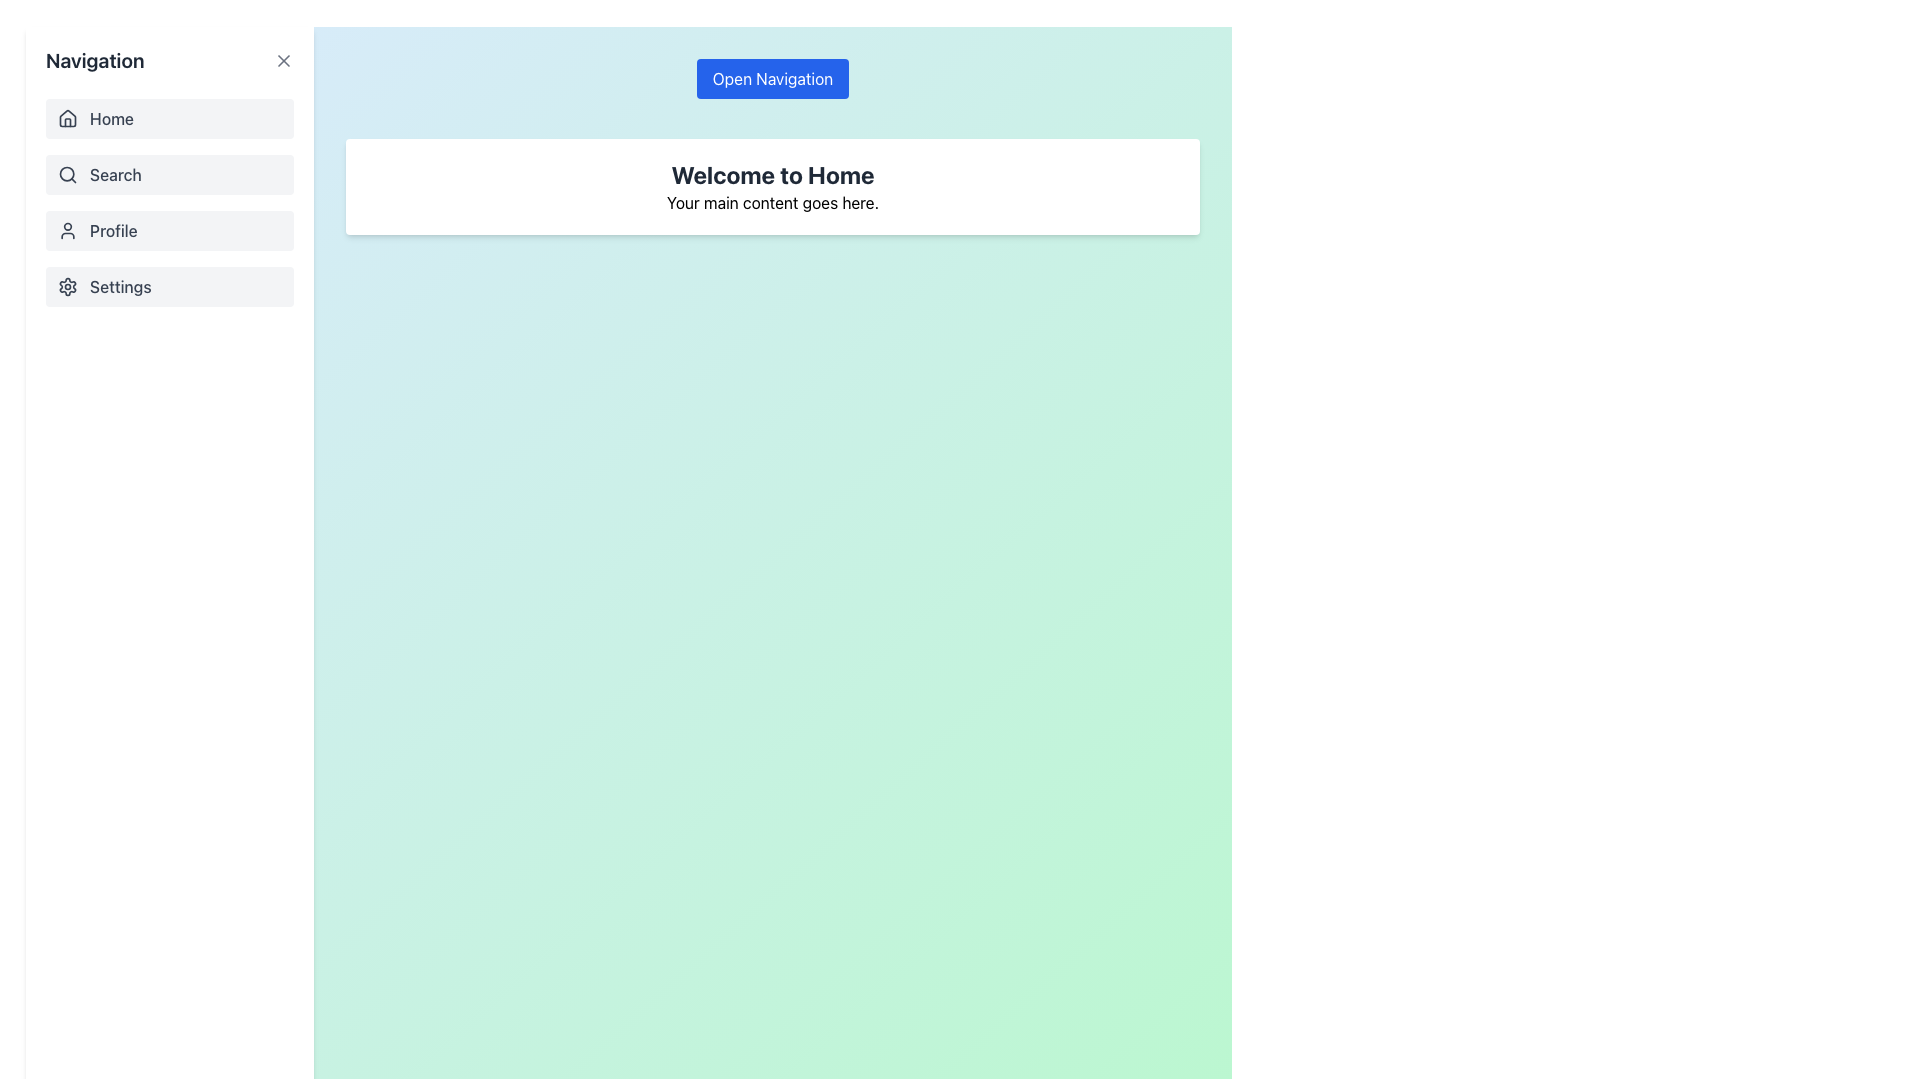  I want to click on the 'Search' button, which is the second visible interactive item in the vertical navigation panel, so click(169, 203).